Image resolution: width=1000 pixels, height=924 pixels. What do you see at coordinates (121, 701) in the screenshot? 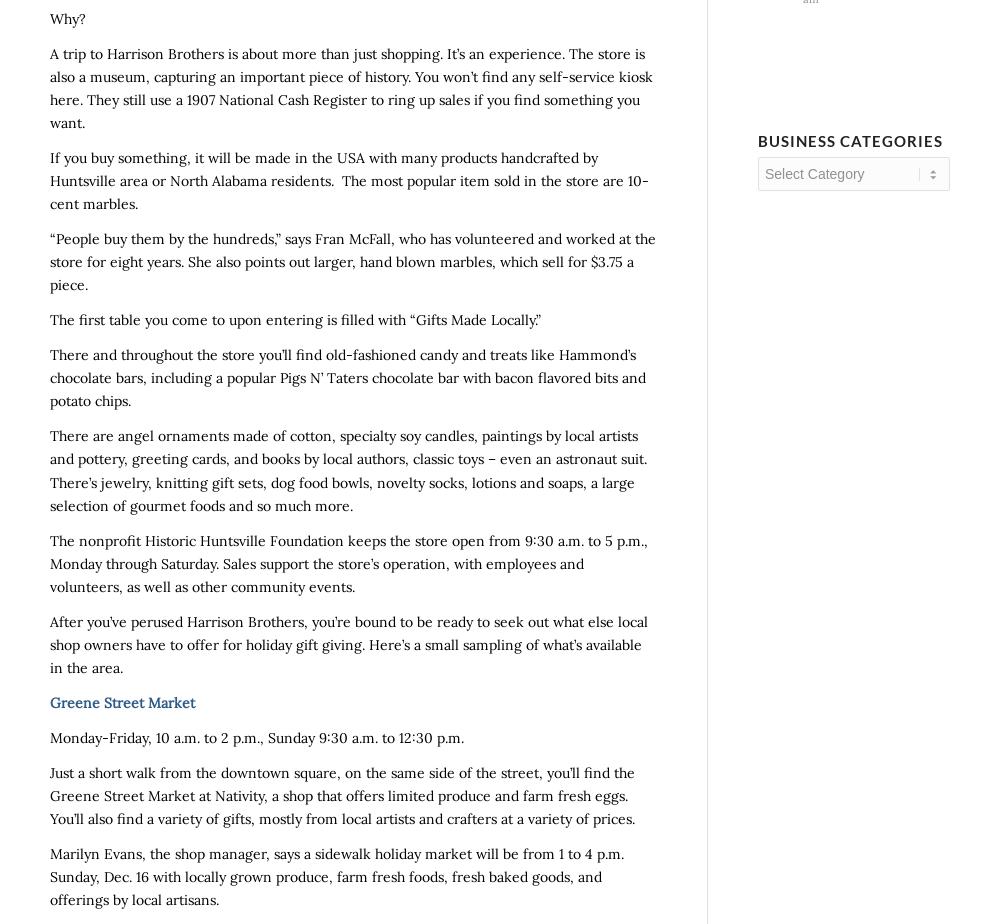
I see `'Greene Street Market'` at bounding box center [121, 701].